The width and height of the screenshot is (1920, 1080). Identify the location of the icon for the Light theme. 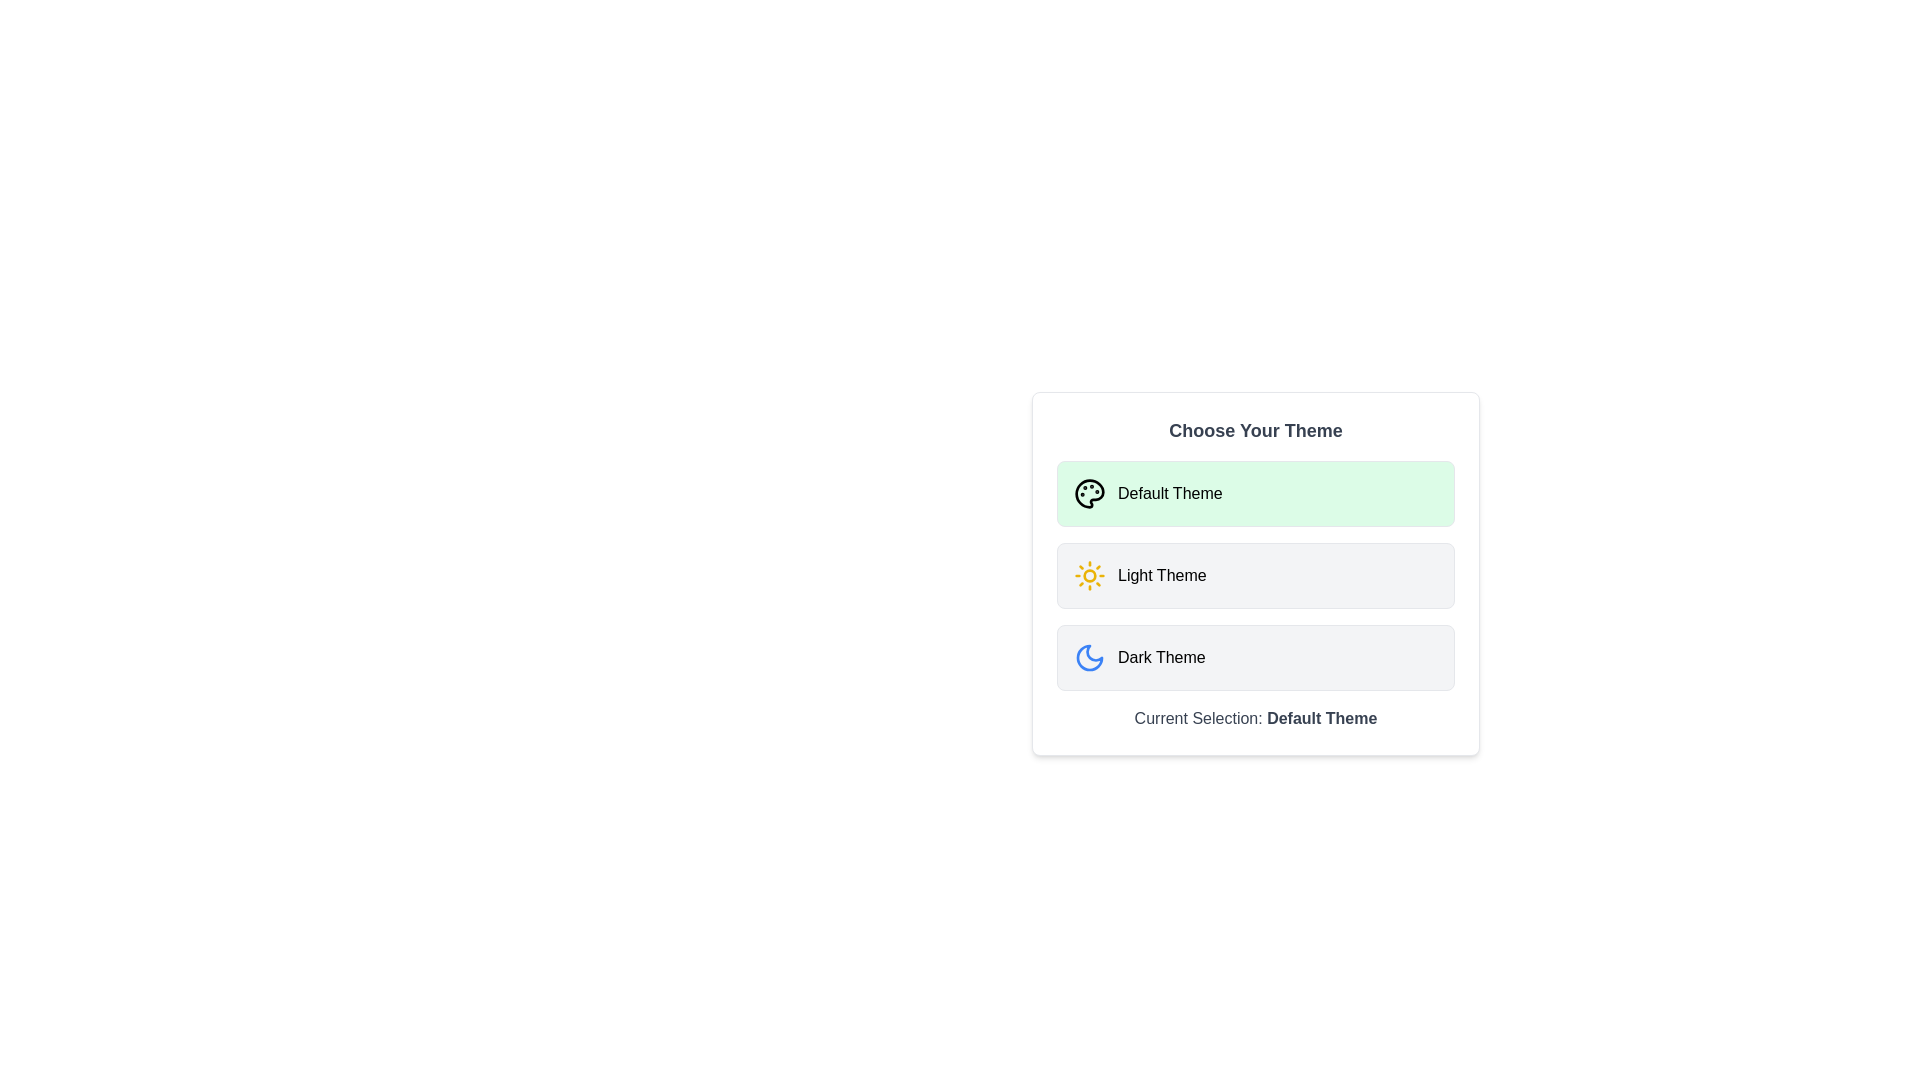
(1088, 575).